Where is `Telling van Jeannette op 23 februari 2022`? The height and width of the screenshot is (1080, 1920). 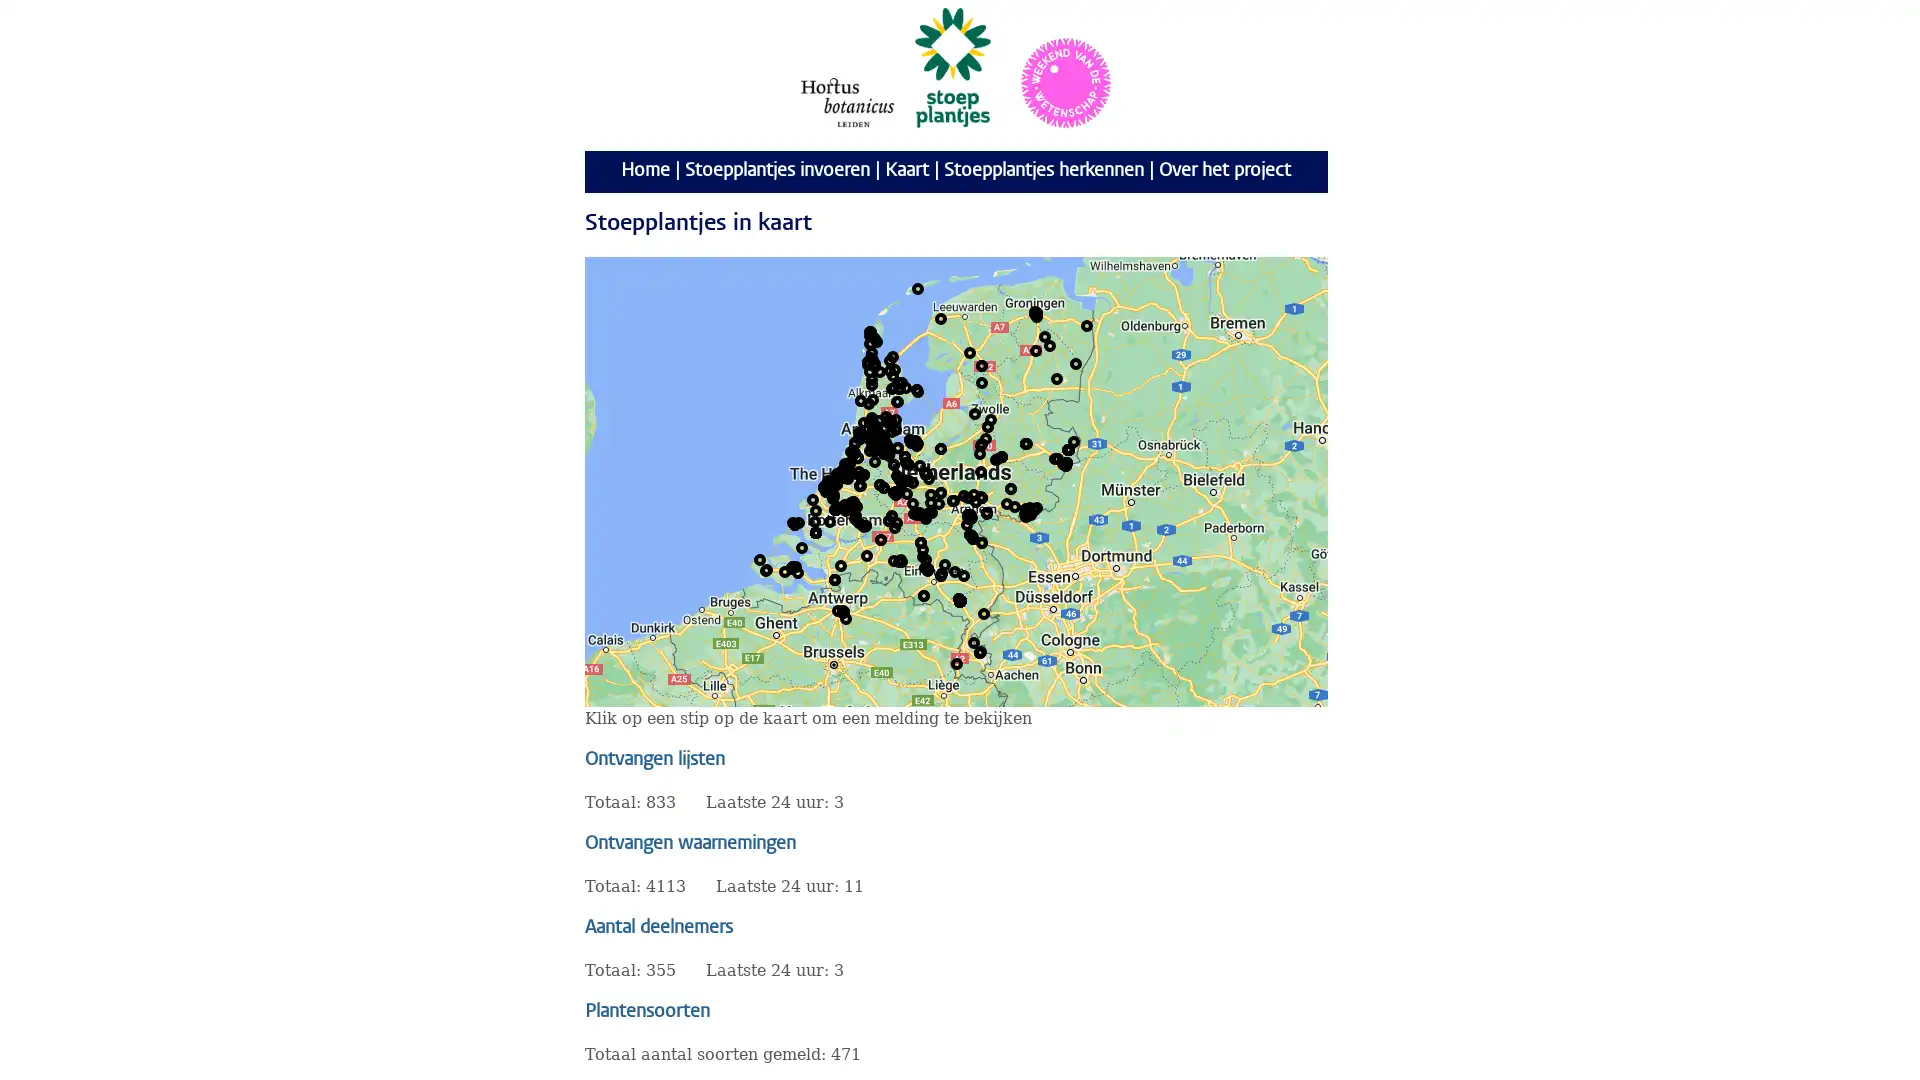
Telling van Jeannette op 23 februari 2022 is located at coordinates (831, 486).